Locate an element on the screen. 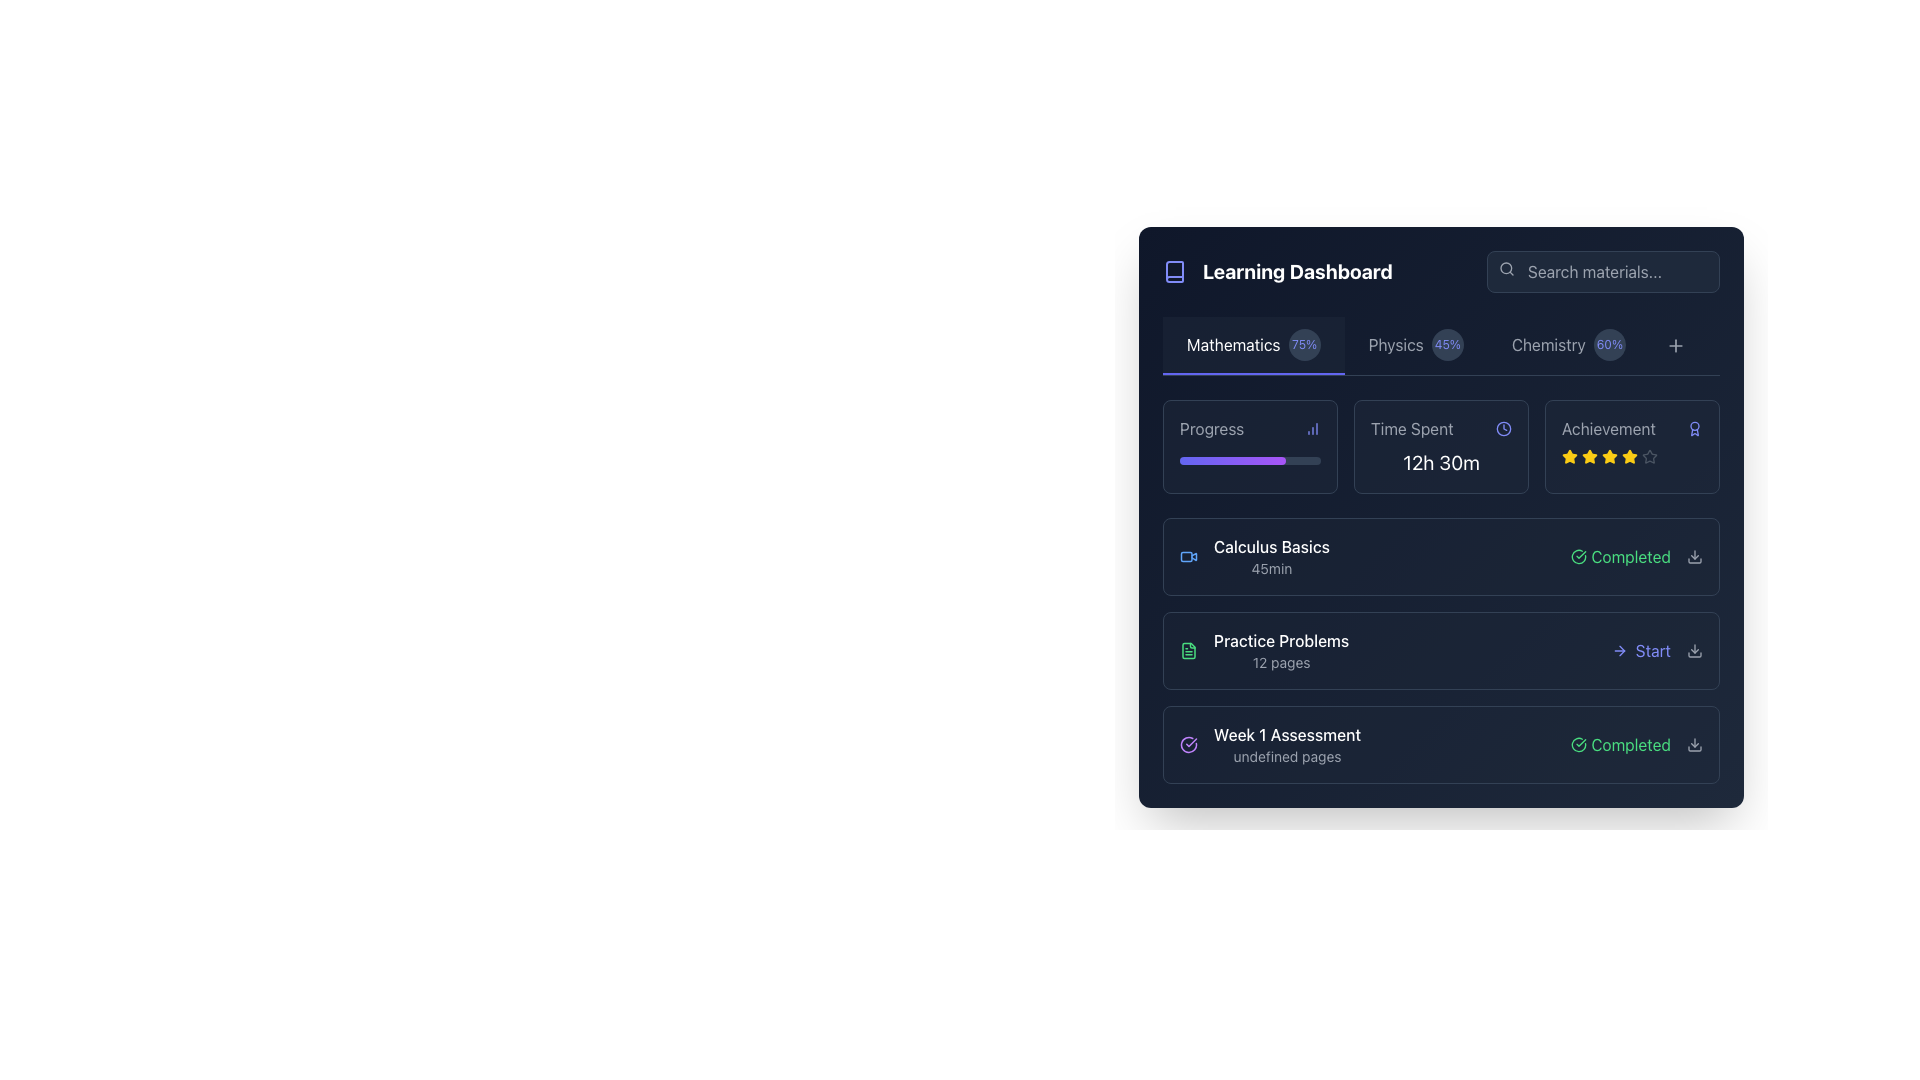 The height and width of the screenshot is (1080, 1920). the SVG icon resembling a book located beside the 'Learning Dashboard' text for additional interaction is located at coordinates (1175, 272).